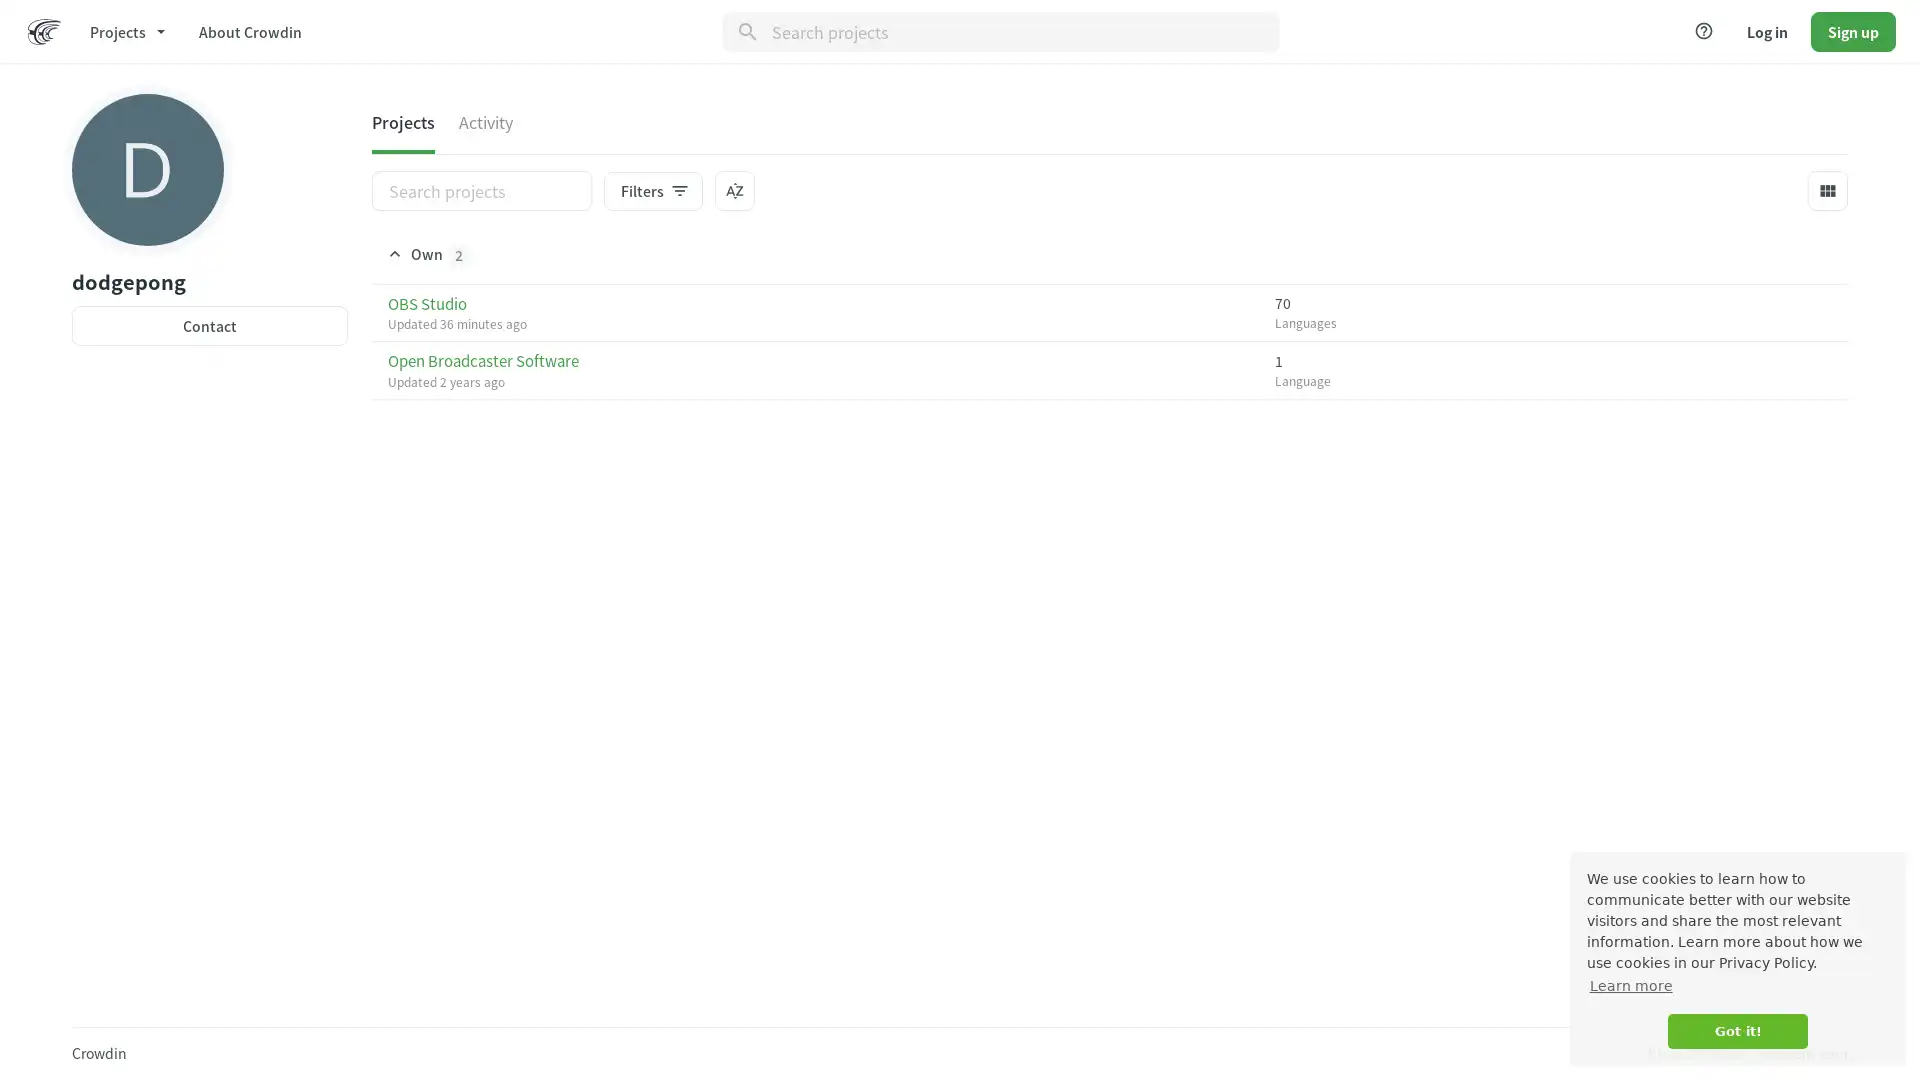  I want to click on view_module, so click(1827, 191).